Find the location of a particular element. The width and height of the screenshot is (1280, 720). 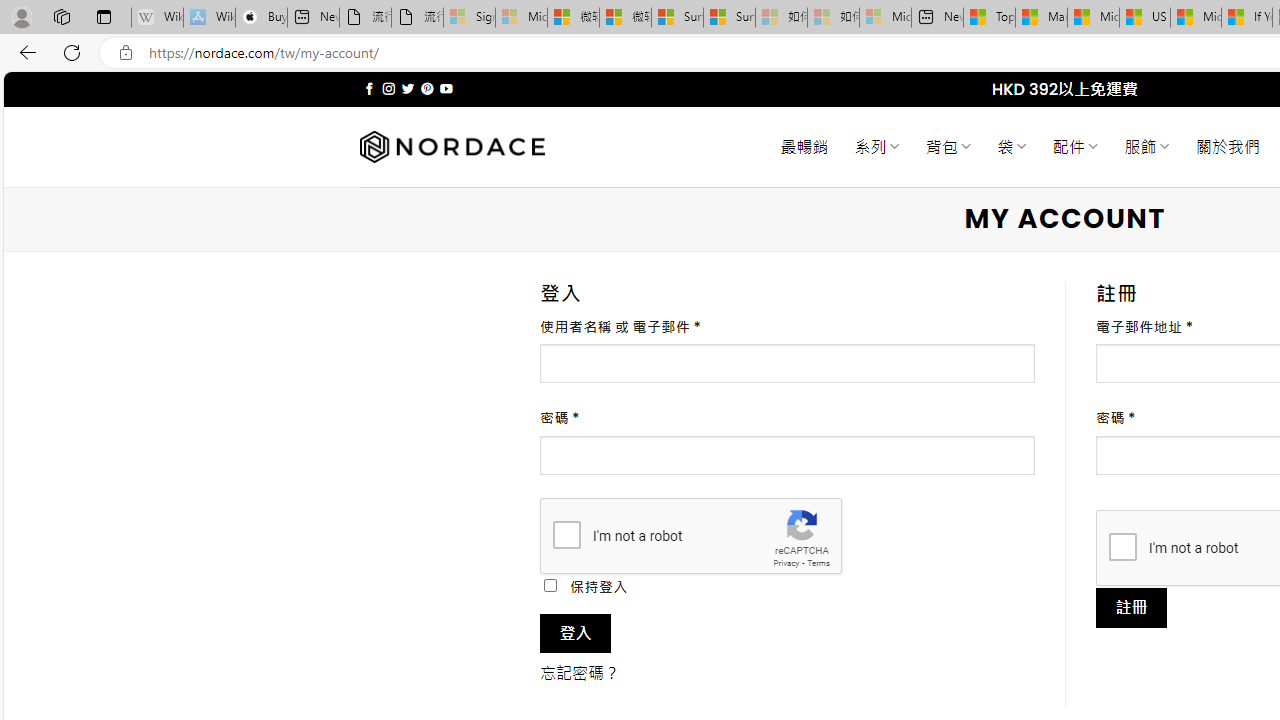

'Follow on YouTube' is located at coordinates (445, 88).